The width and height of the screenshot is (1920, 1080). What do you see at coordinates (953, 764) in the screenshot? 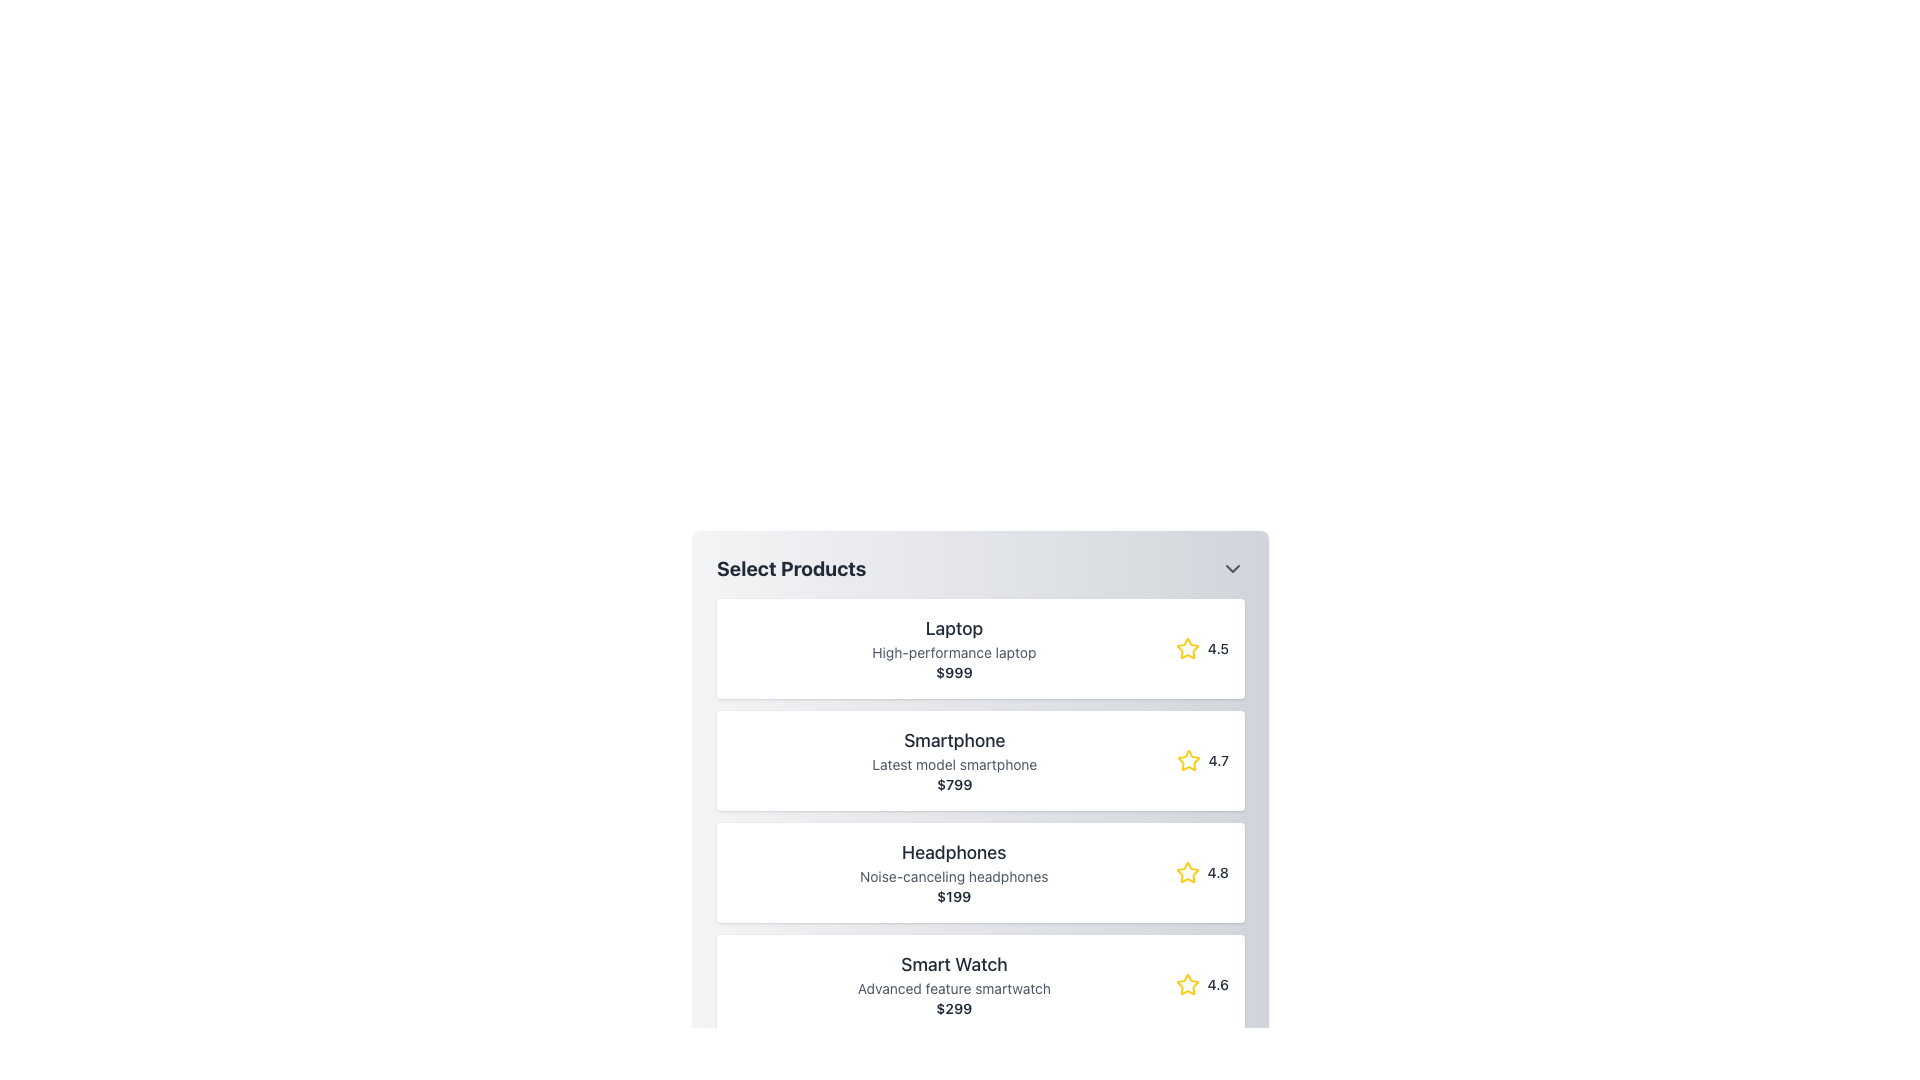
I see `the descriptive text label for the product 'Smartphone', which is positioned below the title and above the price` at bounding box center [953, 764].